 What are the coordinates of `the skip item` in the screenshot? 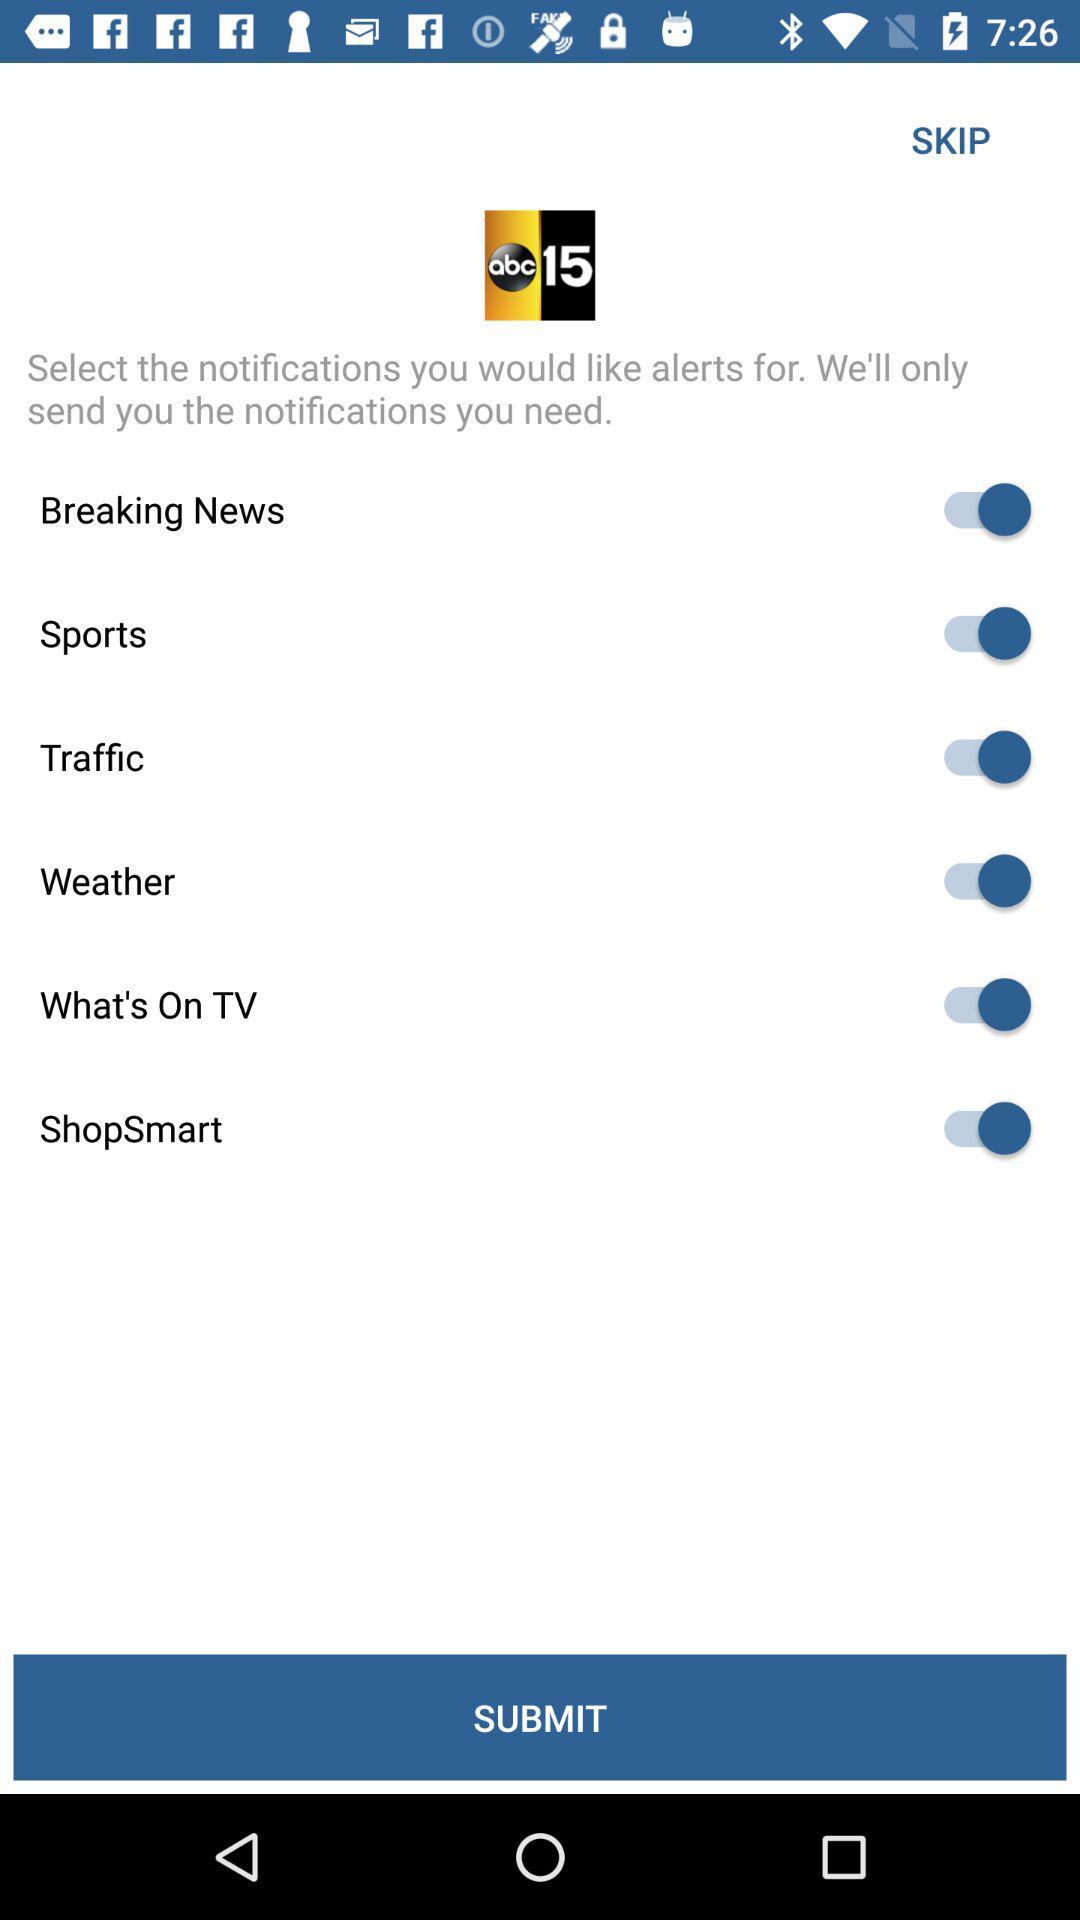 It's located at (950, 138).